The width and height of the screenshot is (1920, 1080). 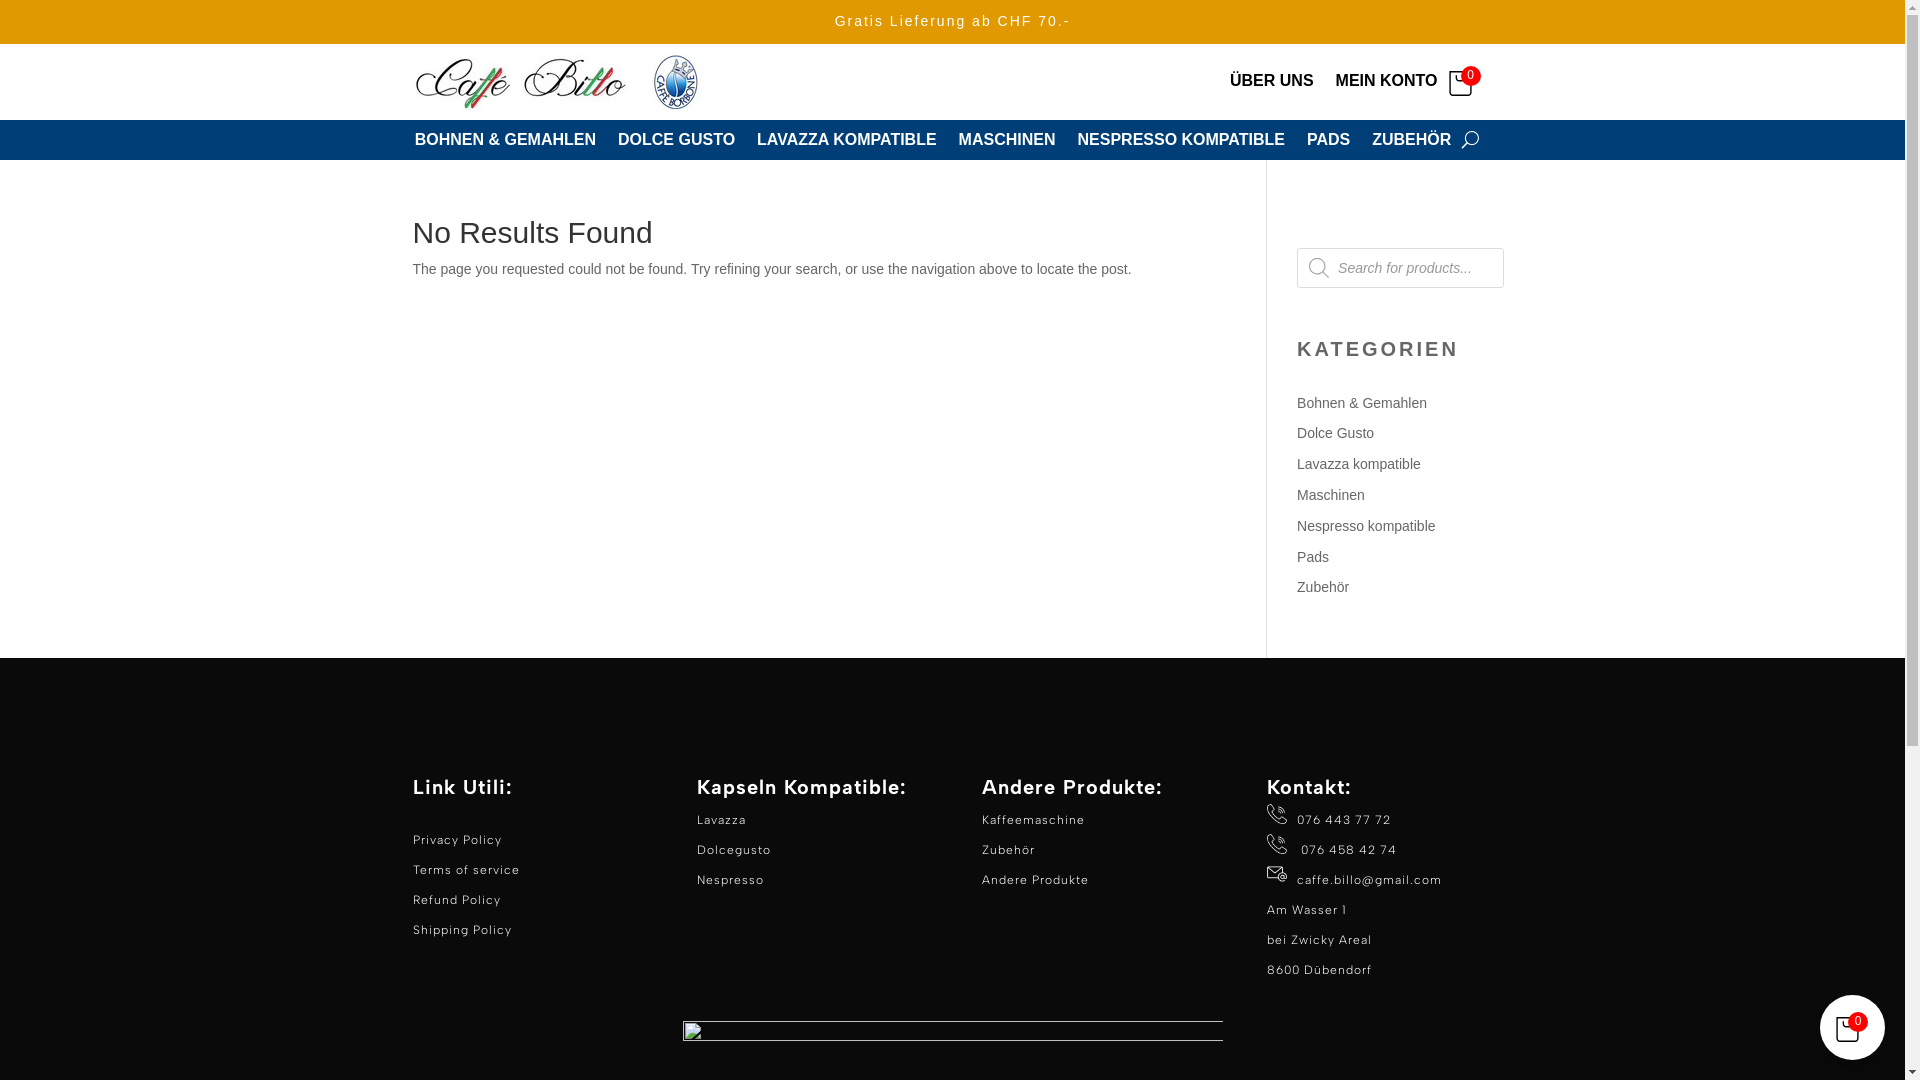 I want to click on 'Bohnen & Gemahlen', so click(x=1361, y=402).